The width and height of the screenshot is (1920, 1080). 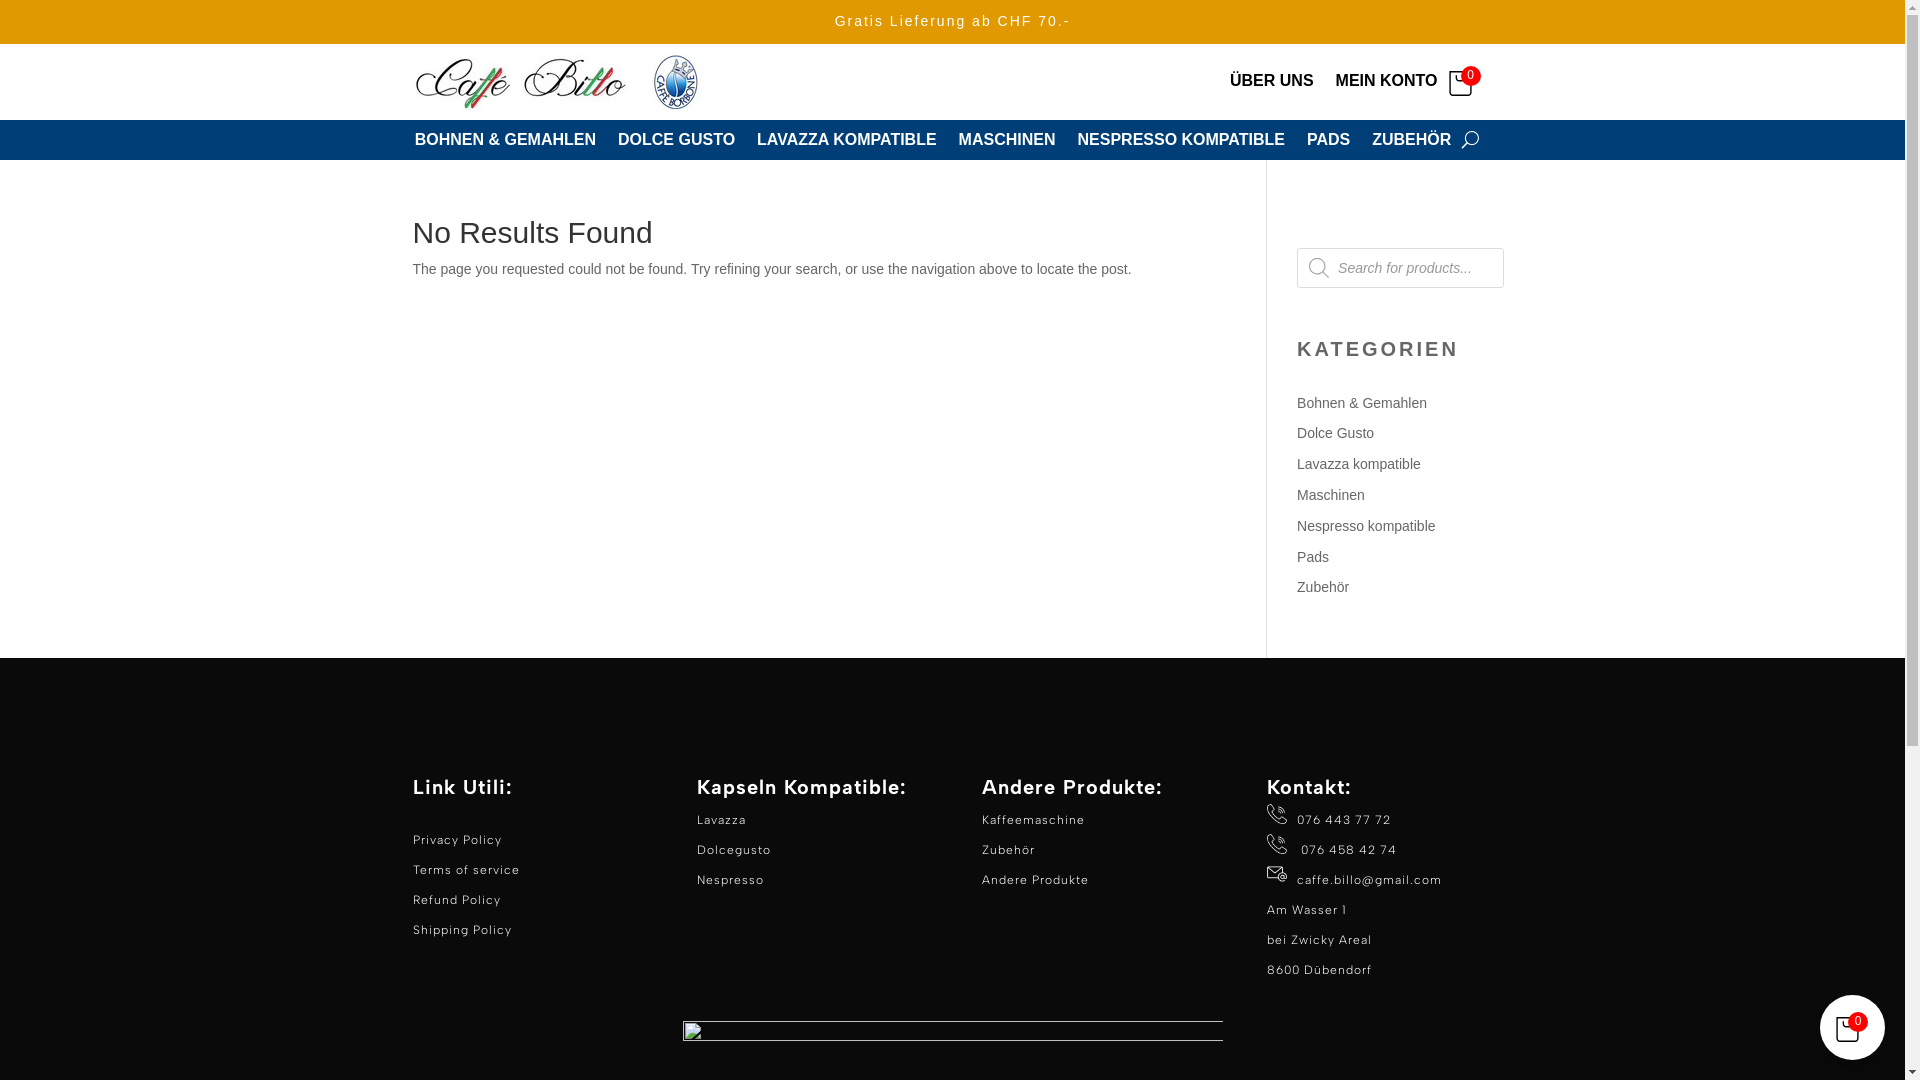 I want to click on 'Bohnen & Gemahlen', so click(x=1361, y=402).